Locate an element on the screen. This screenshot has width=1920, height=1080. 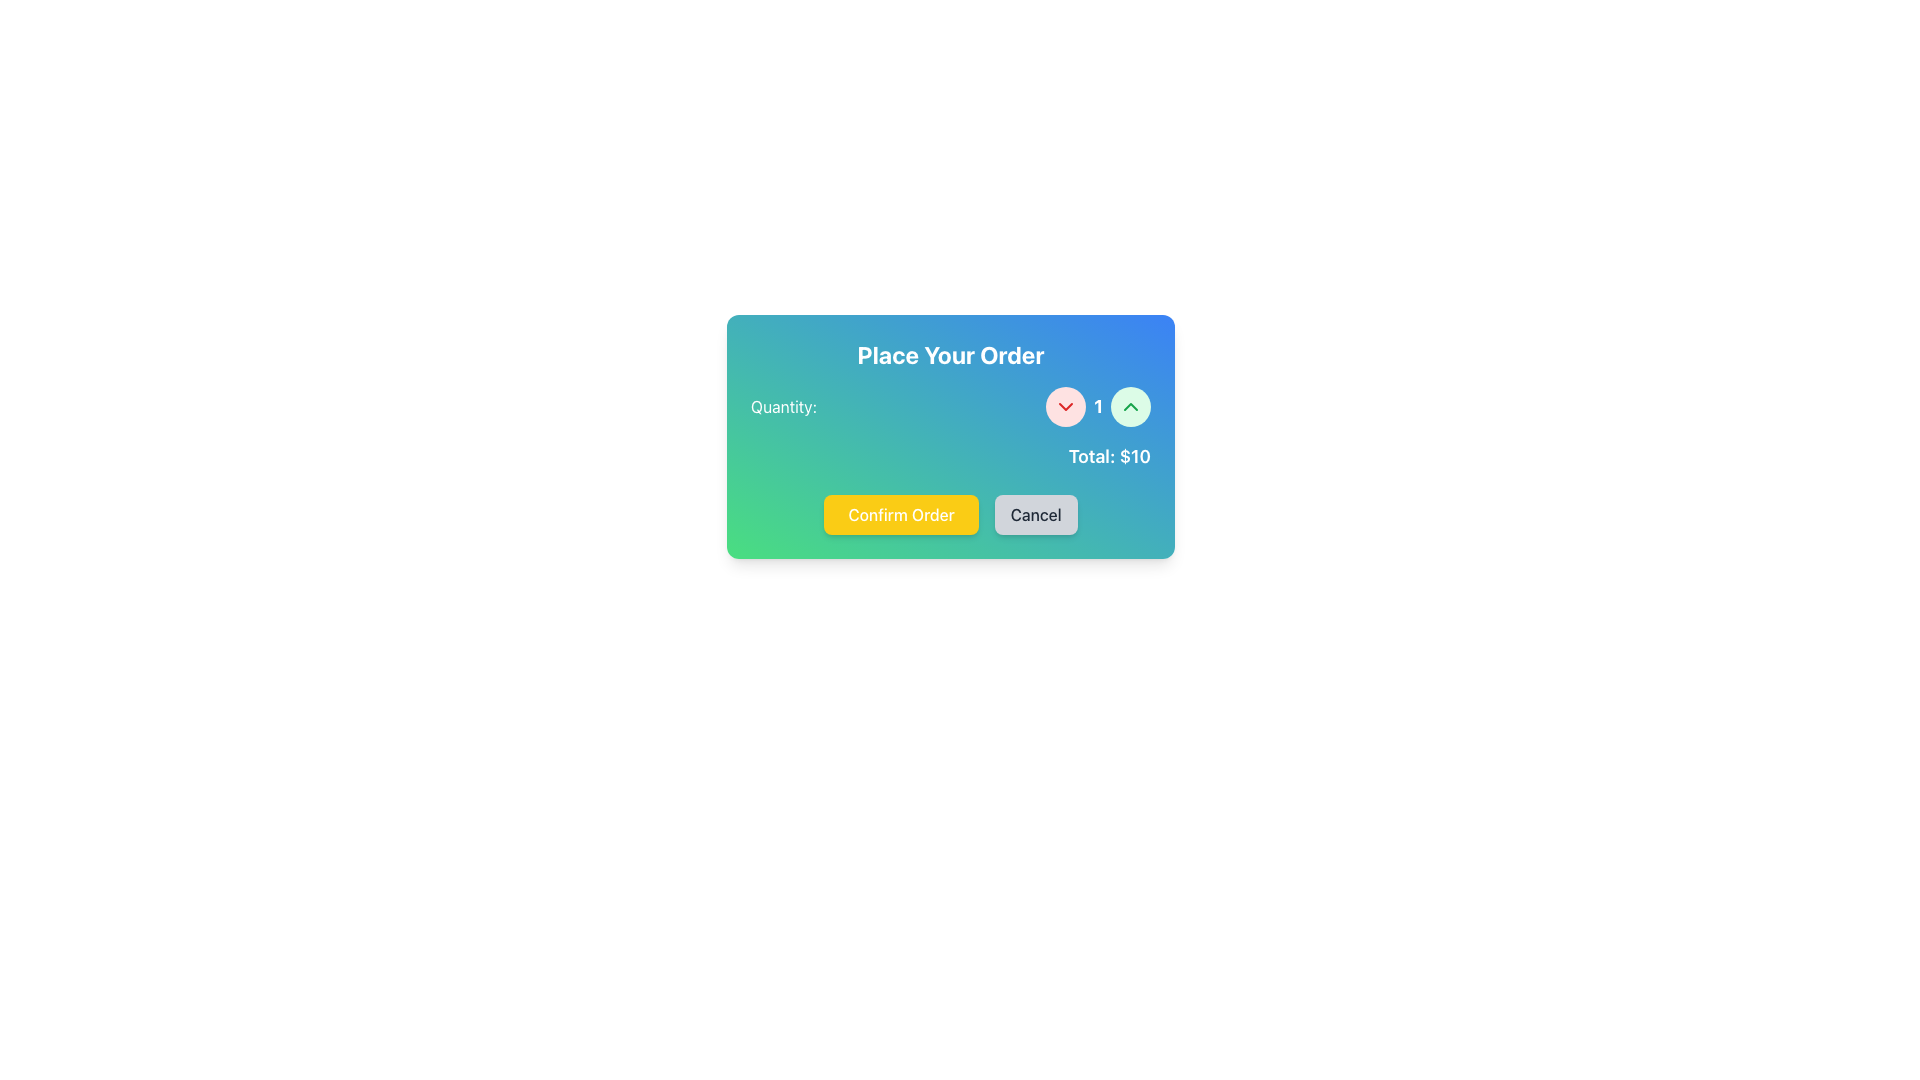
the 'Cancel' button with a light gray background and rounded corners, located immediately to the right of the 'Confirm Order' button is located at coordinates (1036, 514).